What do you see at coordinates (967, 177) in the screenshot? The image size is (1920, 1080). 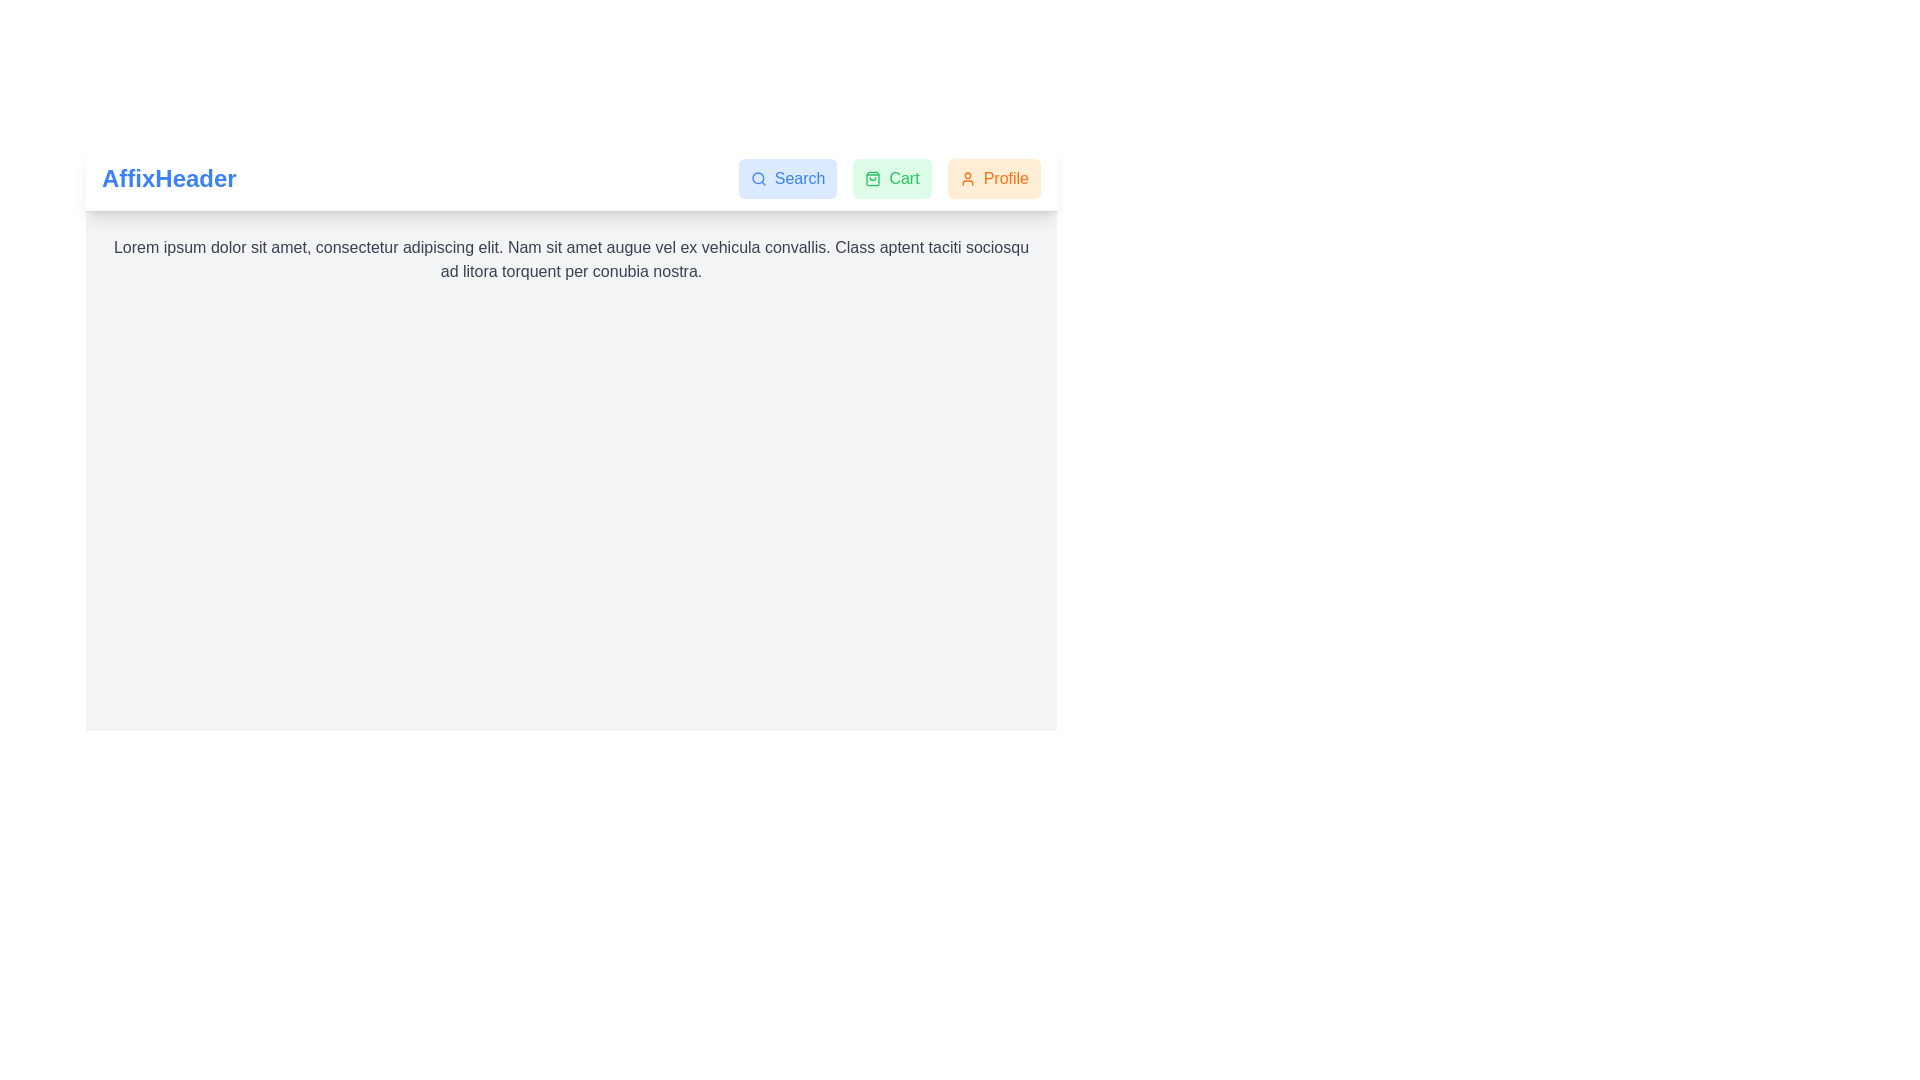 I see `the decorative icon within the 'Profile' button located at the top-right corner of the application interface, positioned to the left of the 'Profile' text` at bounding box center [967, 177].